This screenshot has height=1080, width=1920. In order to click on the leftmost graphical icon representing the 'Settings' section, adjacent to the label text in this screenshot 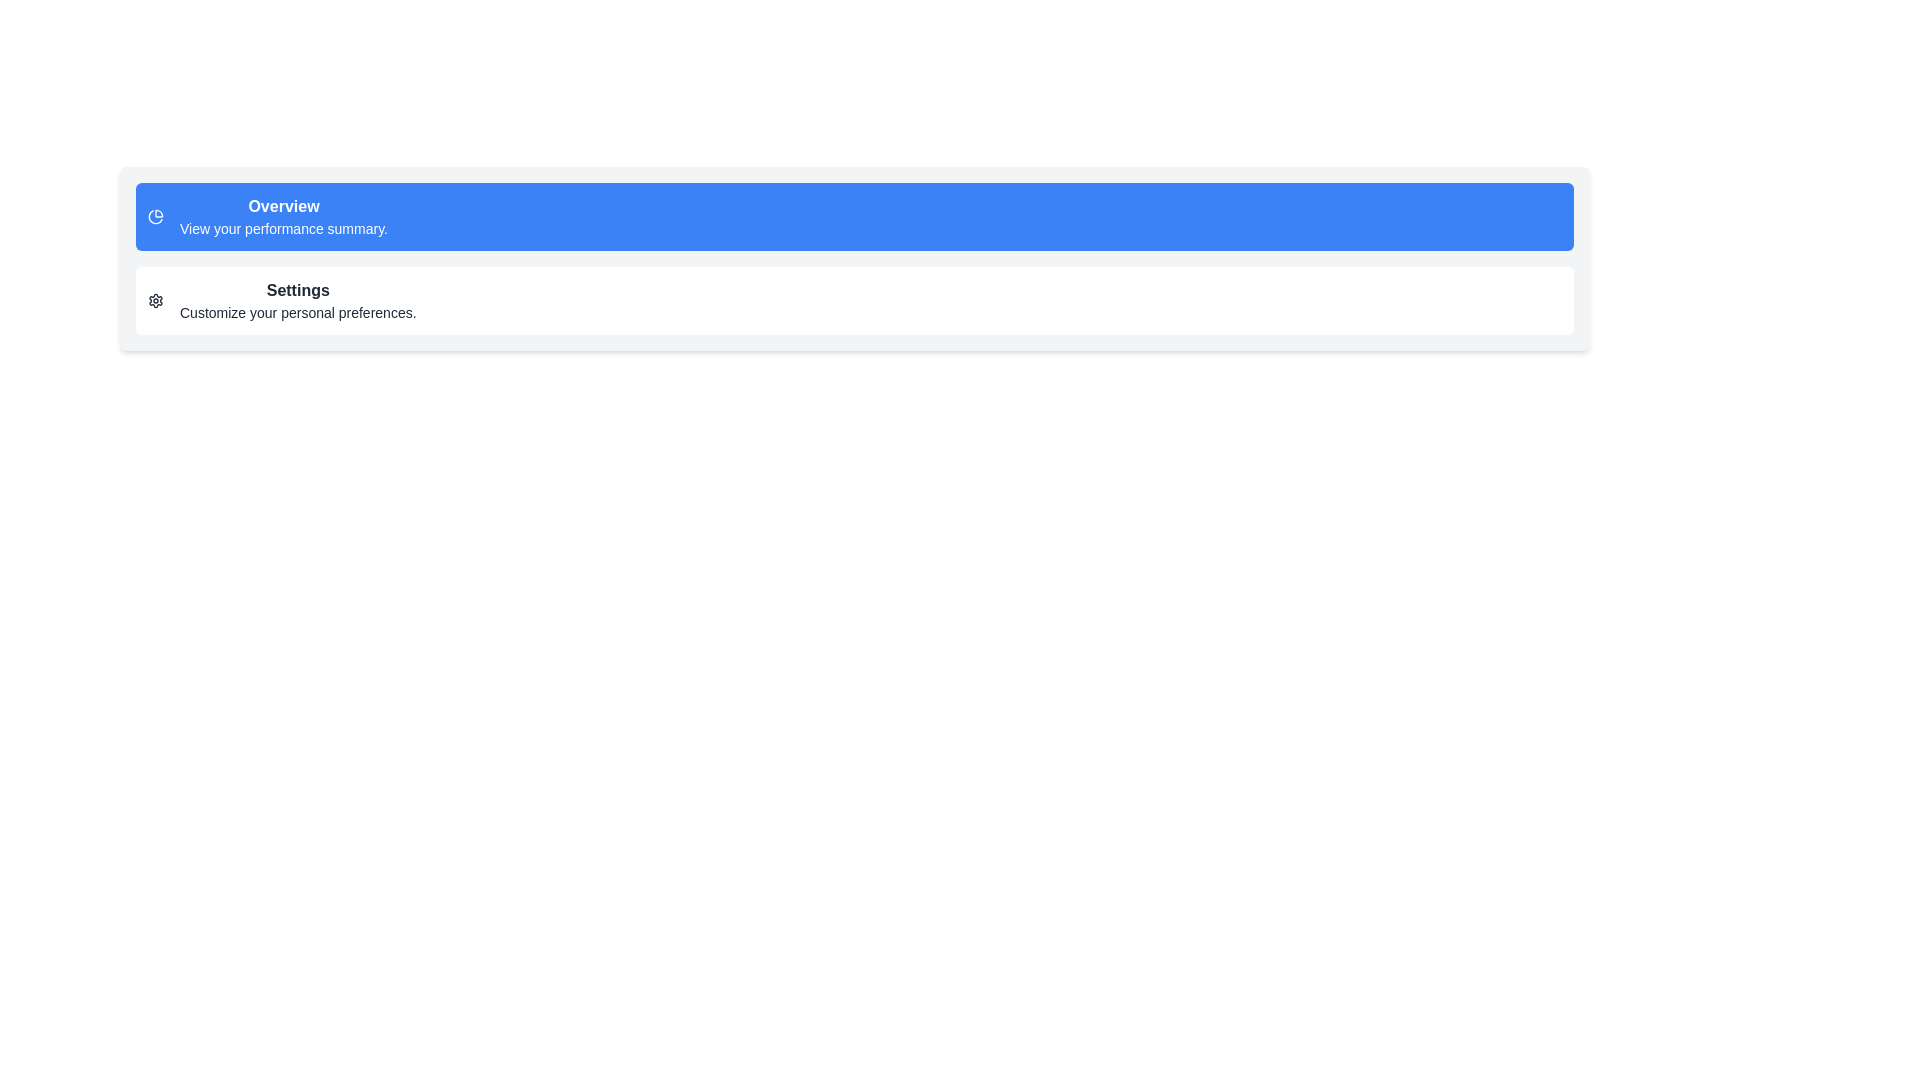, I will do `click(155, 300)`.